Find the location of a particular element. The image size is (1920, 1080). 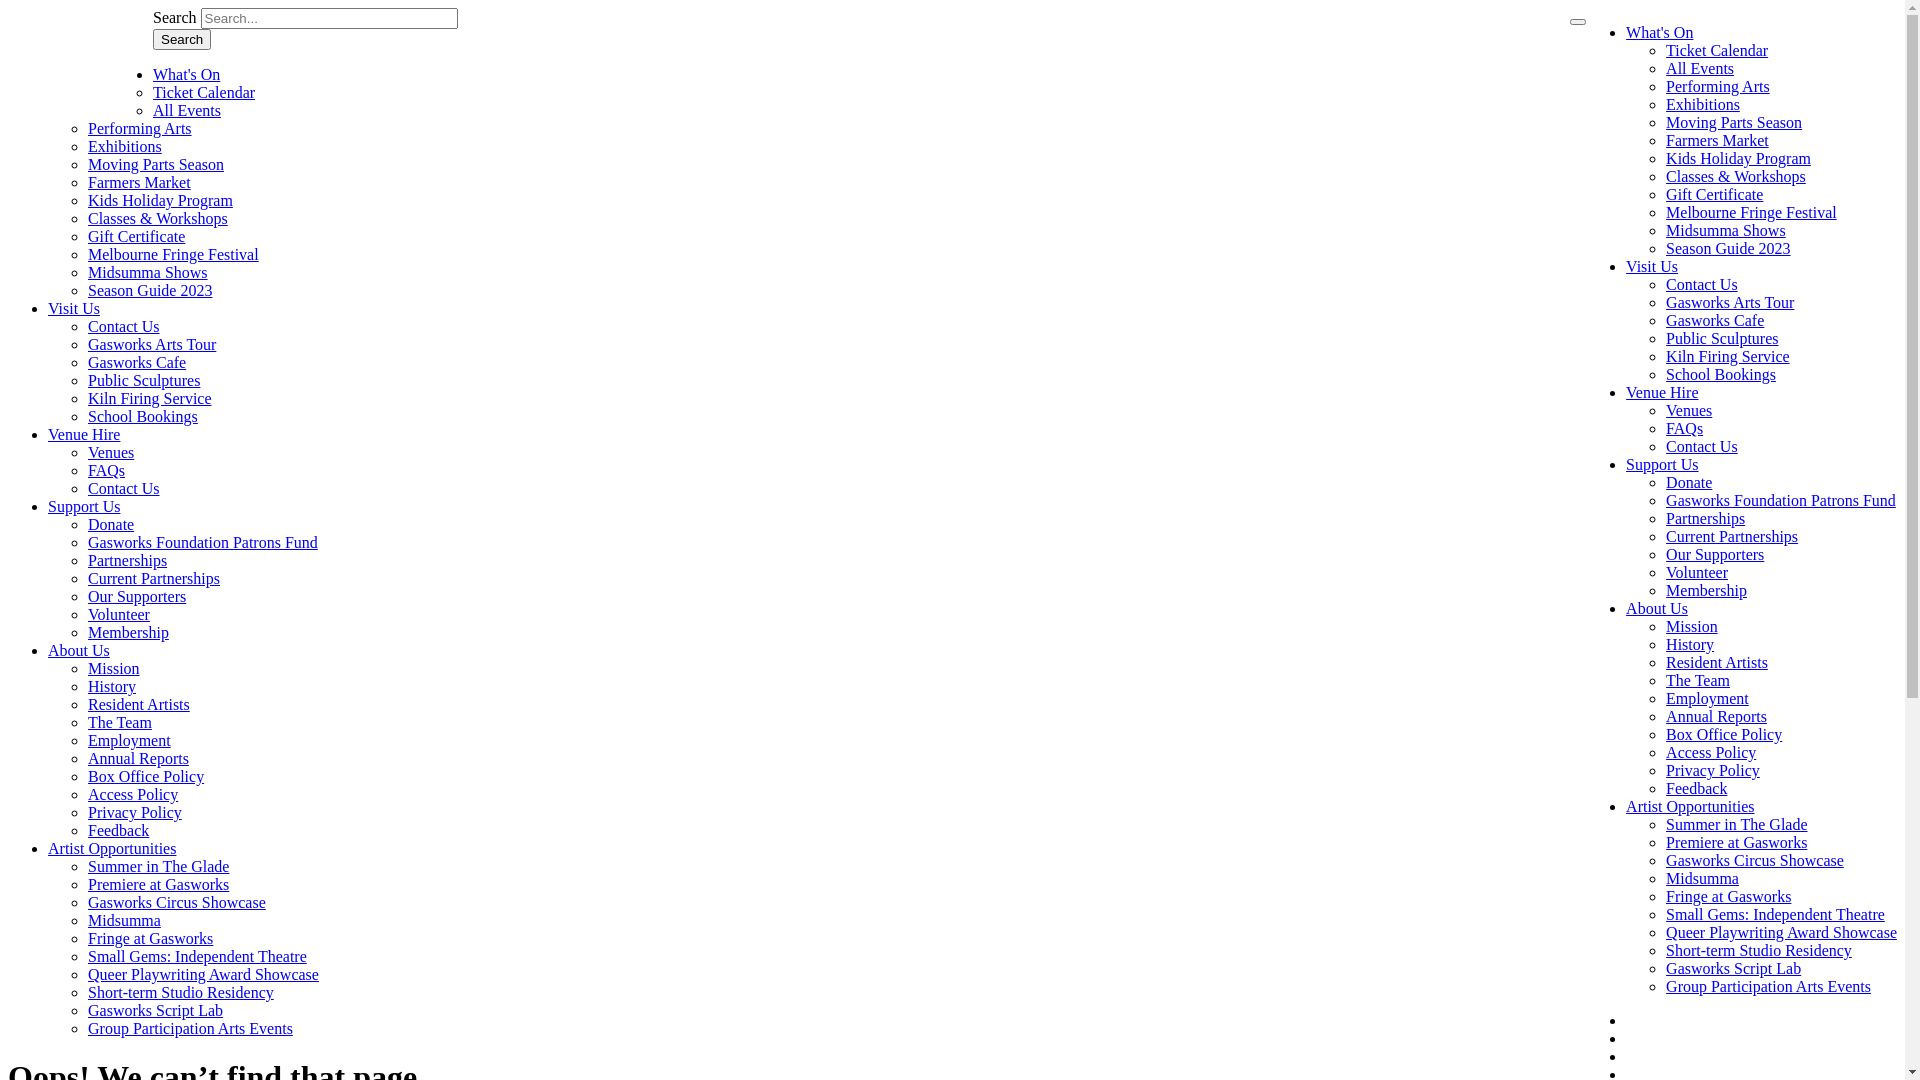

'Artist Opportunities' is located at coordinates (110, 848).